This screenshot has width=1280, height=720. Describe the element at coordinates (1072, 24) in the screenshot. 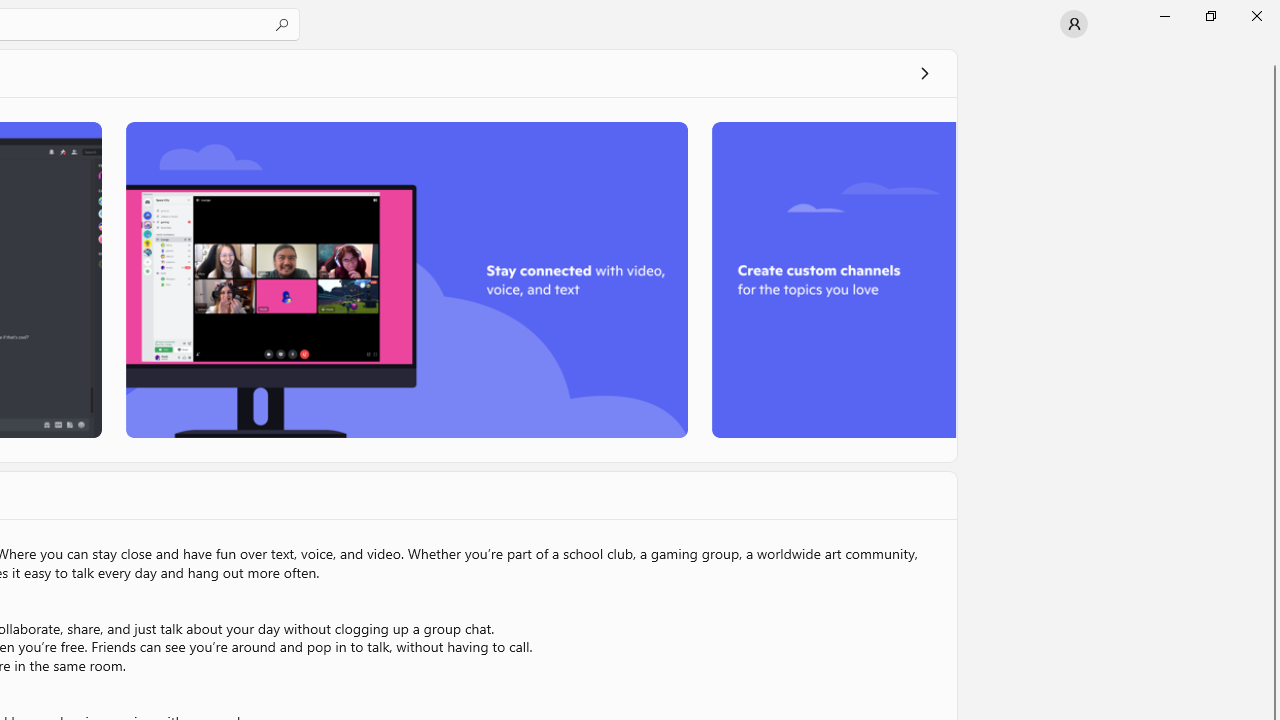

I see `'User profile'` at that location.